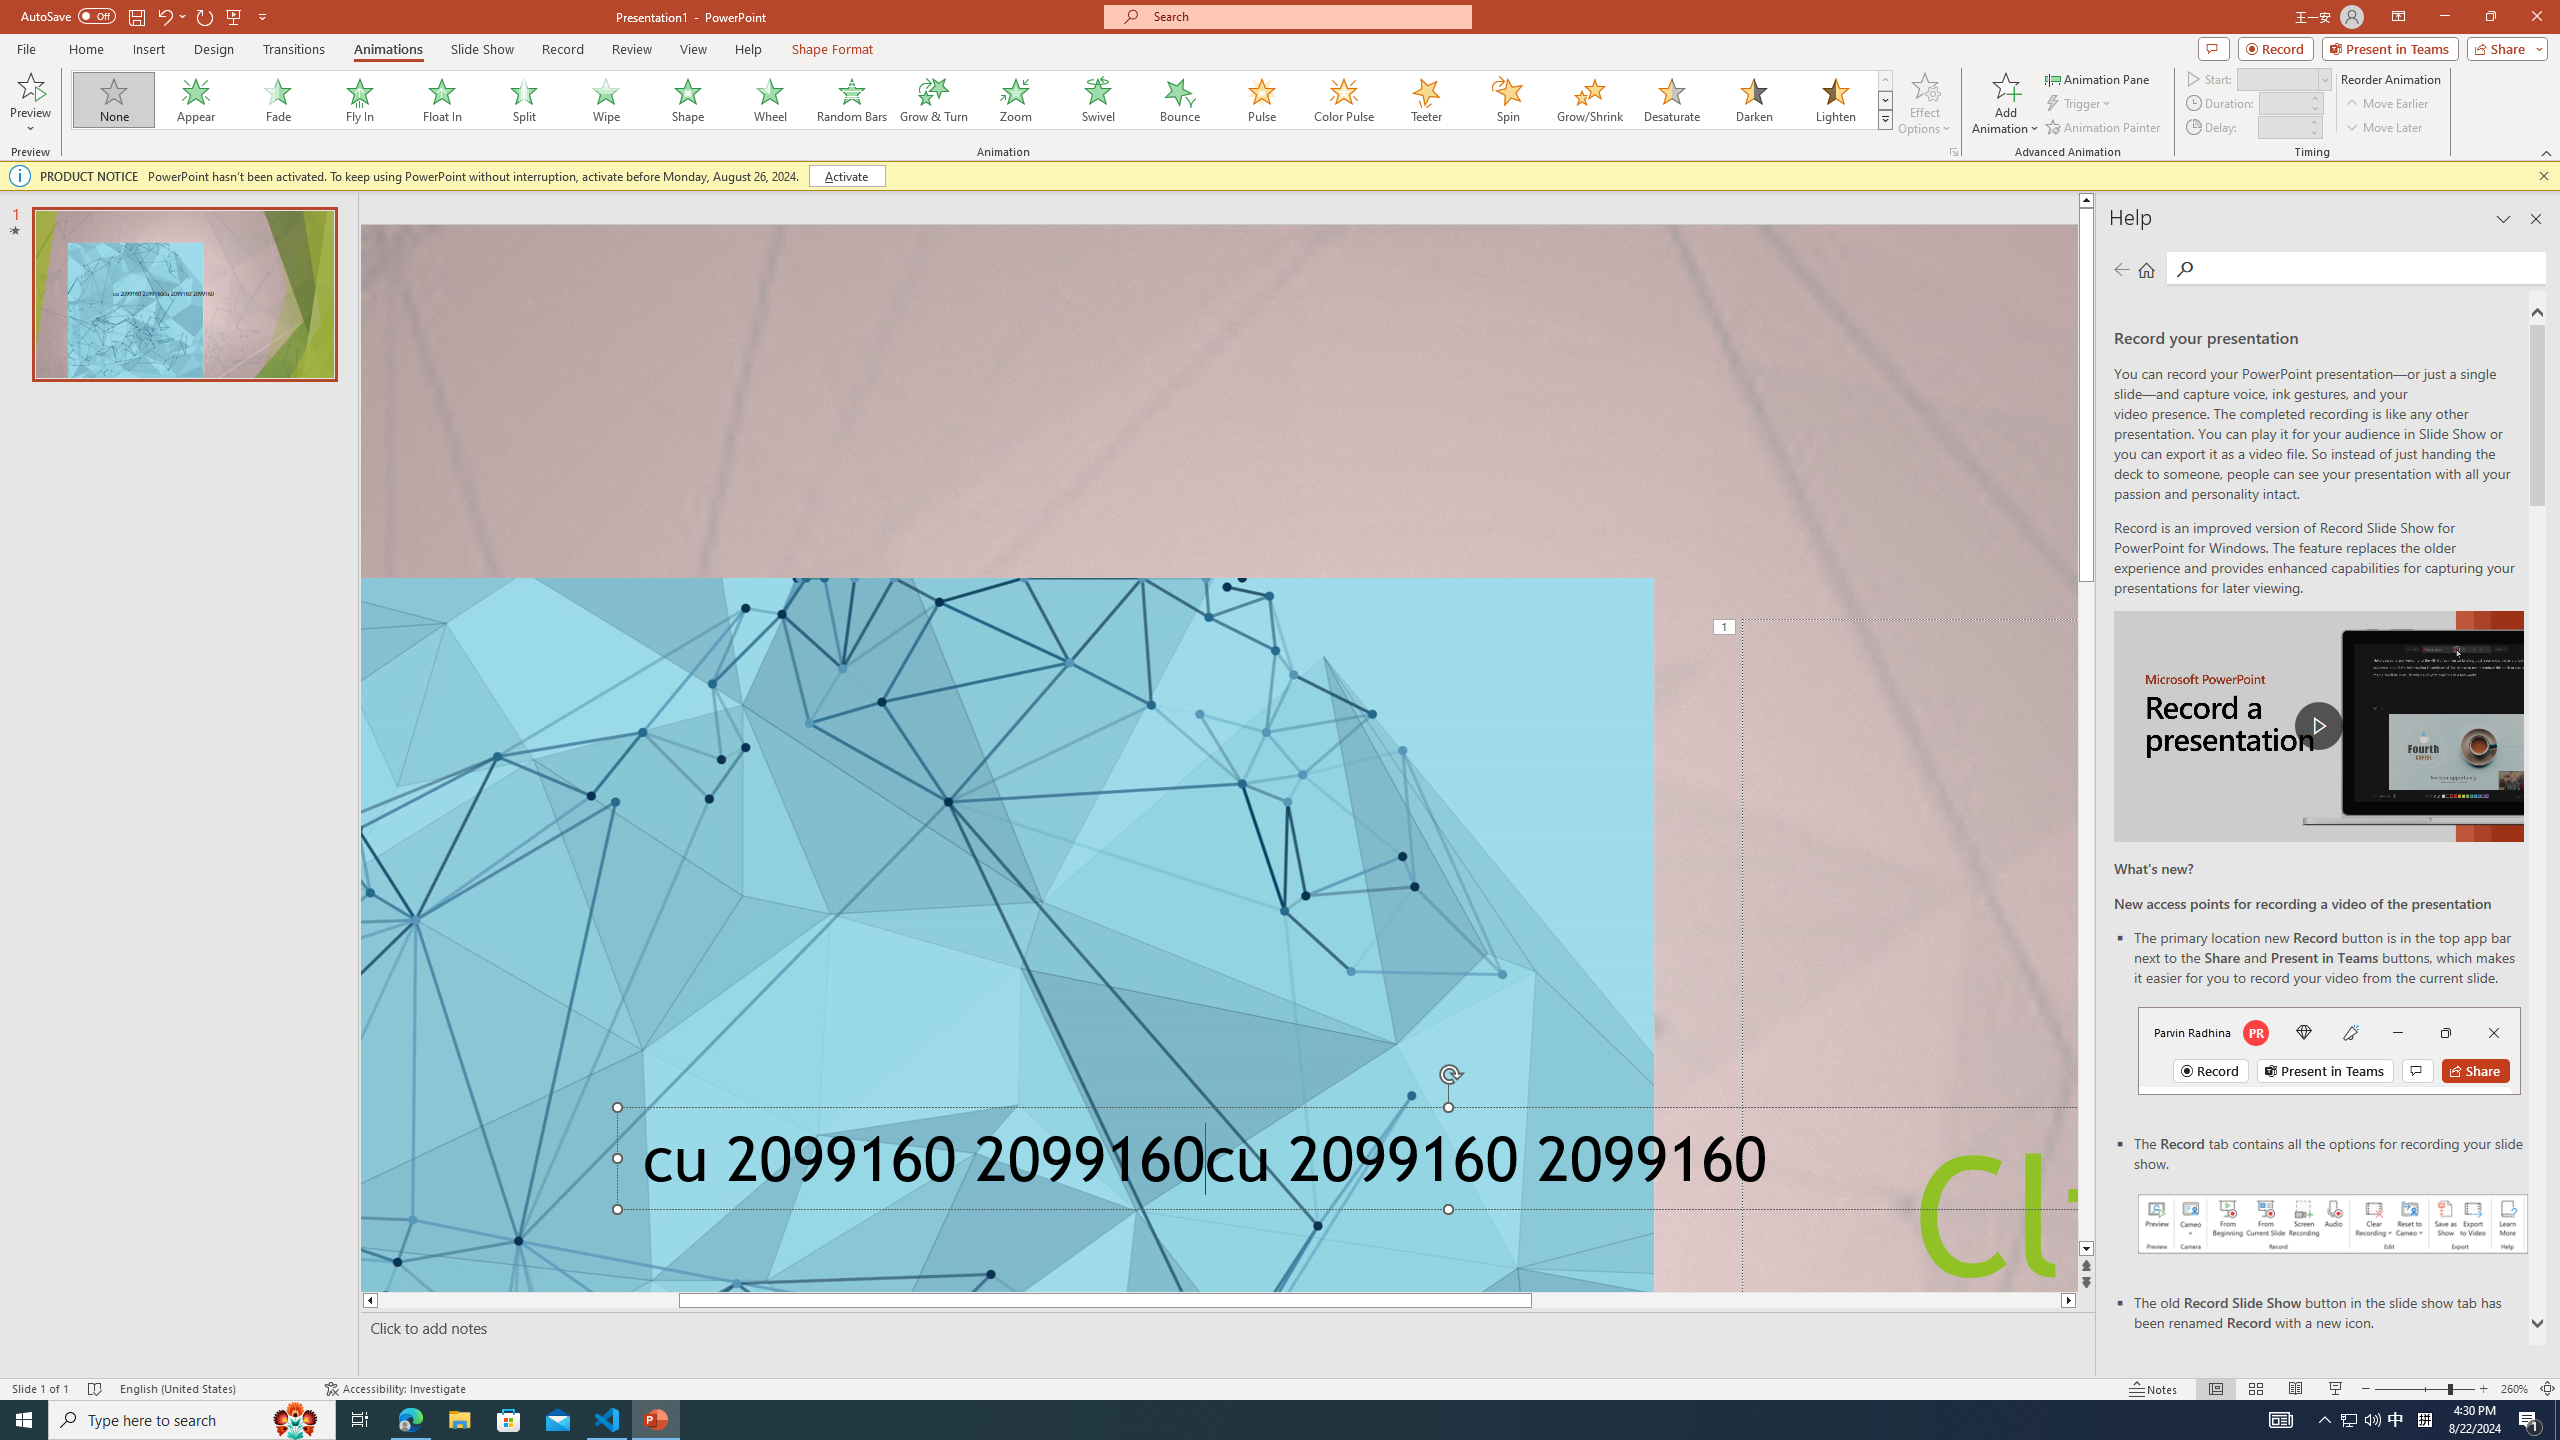 Image resolution: width=2560 pixels, height=1440 pixels. I want to click on 'play Record a Presentation', so click(2318, 725).